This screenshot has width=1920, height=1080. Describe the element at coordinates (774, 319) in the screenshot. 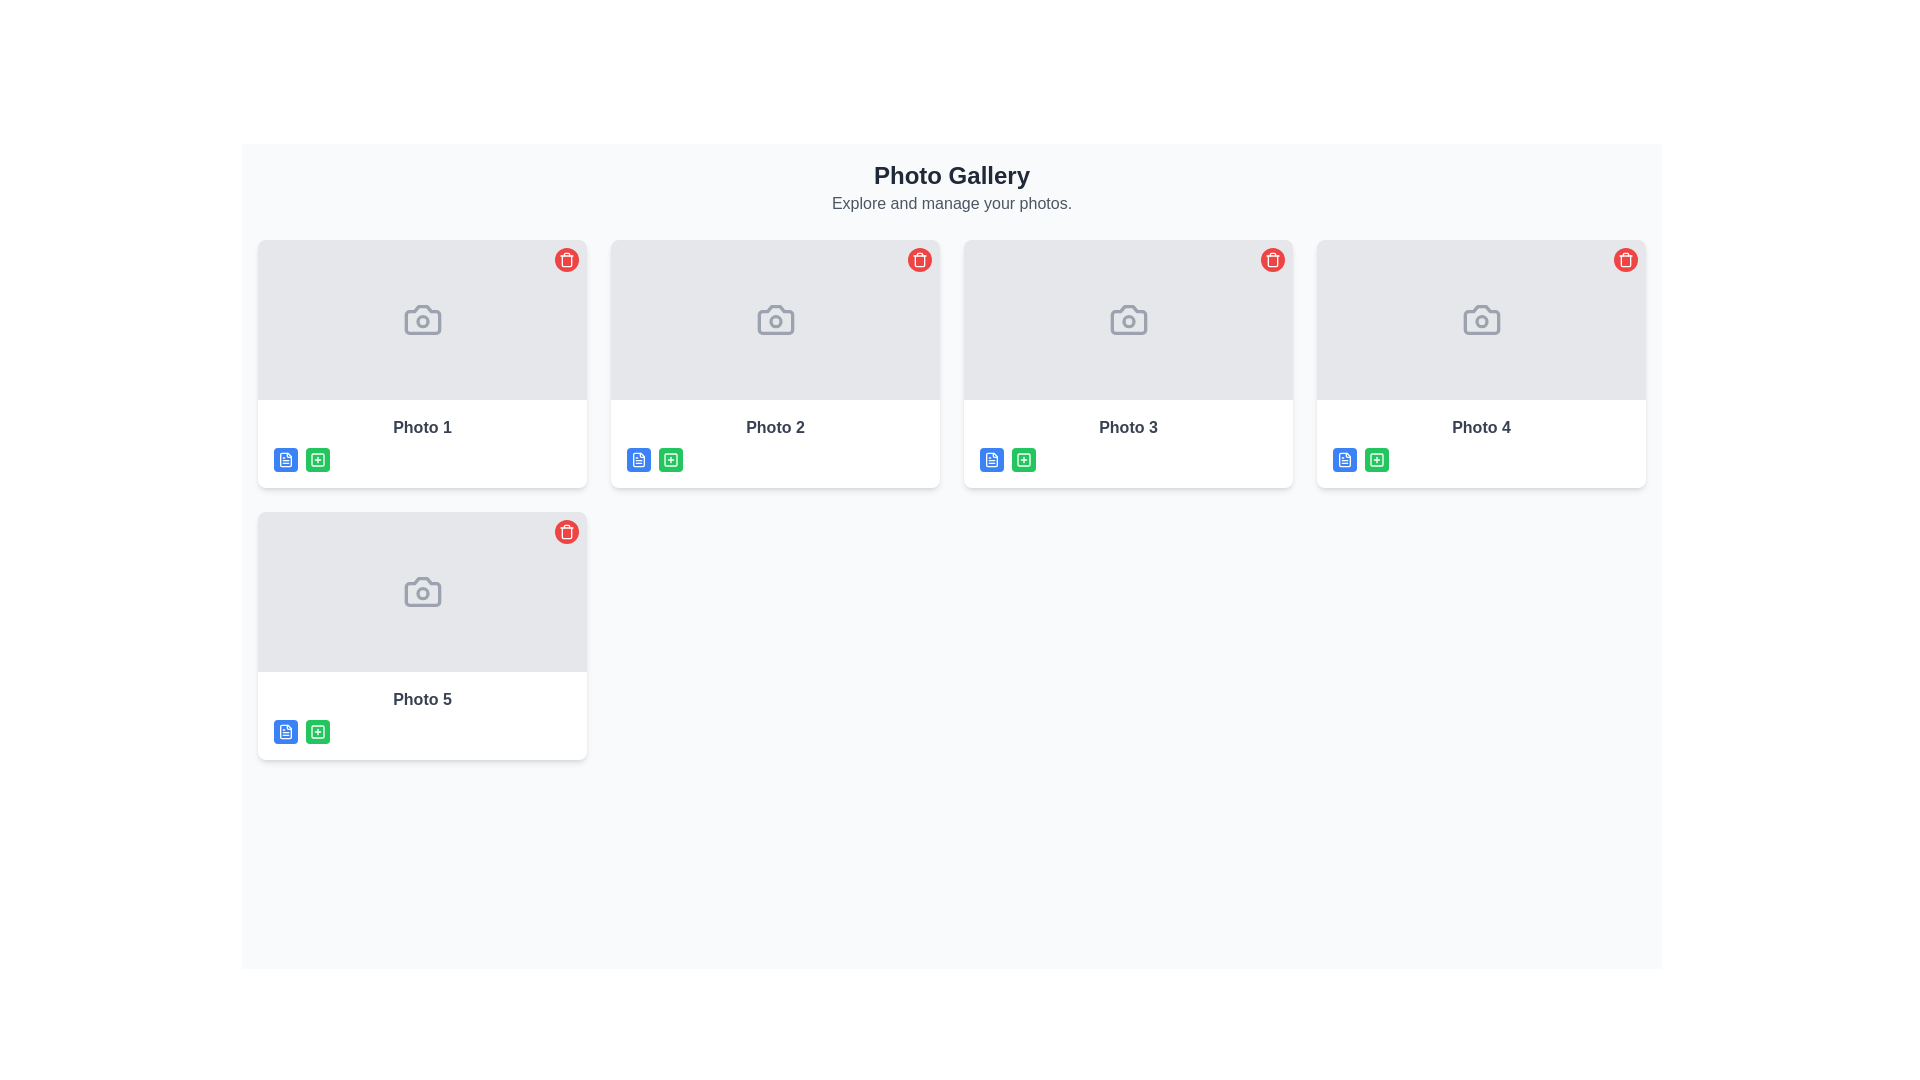

I see `the icon representing the absence of an image or for photo upload management, located in the upper gray section of the tile for 'Photo 2'` at that location.